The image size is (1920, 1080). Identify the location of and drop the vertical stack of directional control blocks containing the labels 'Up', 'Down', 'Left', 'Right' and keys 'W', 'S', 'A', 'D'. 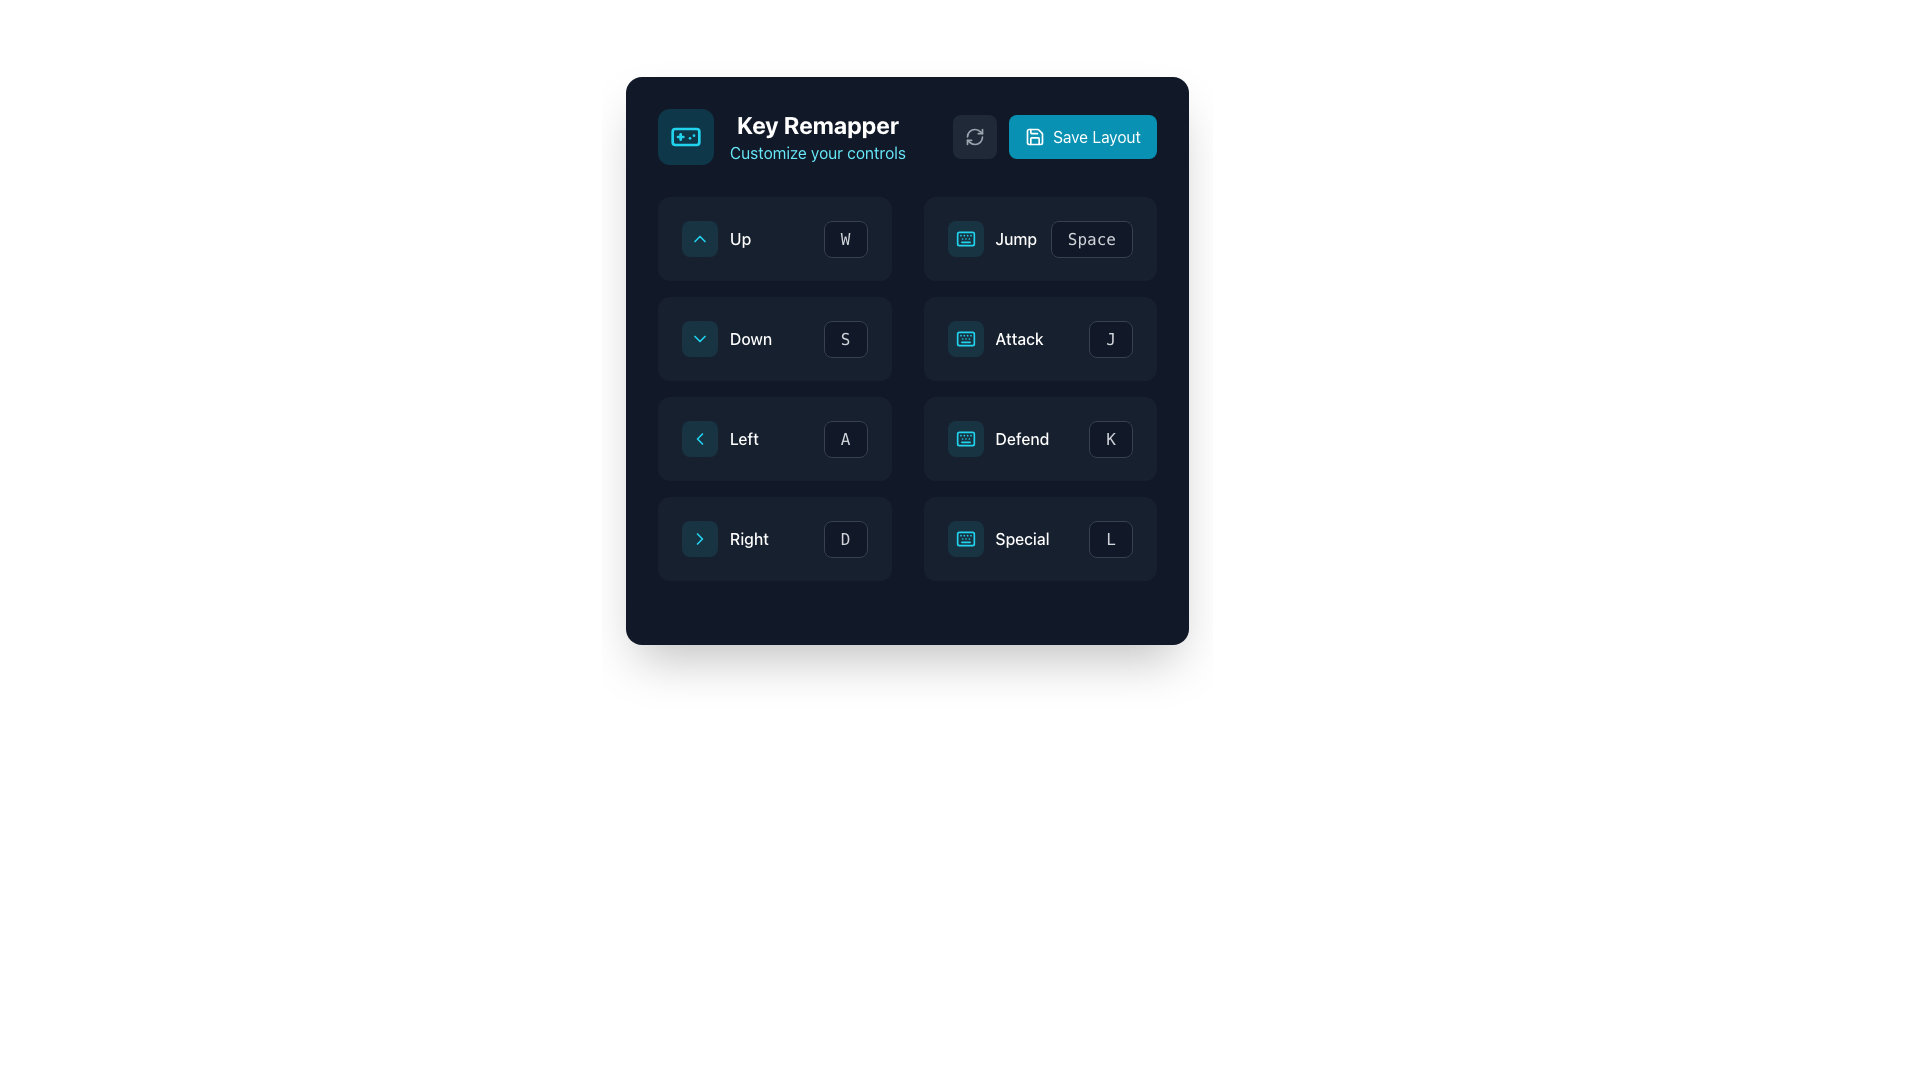
(773, 389).